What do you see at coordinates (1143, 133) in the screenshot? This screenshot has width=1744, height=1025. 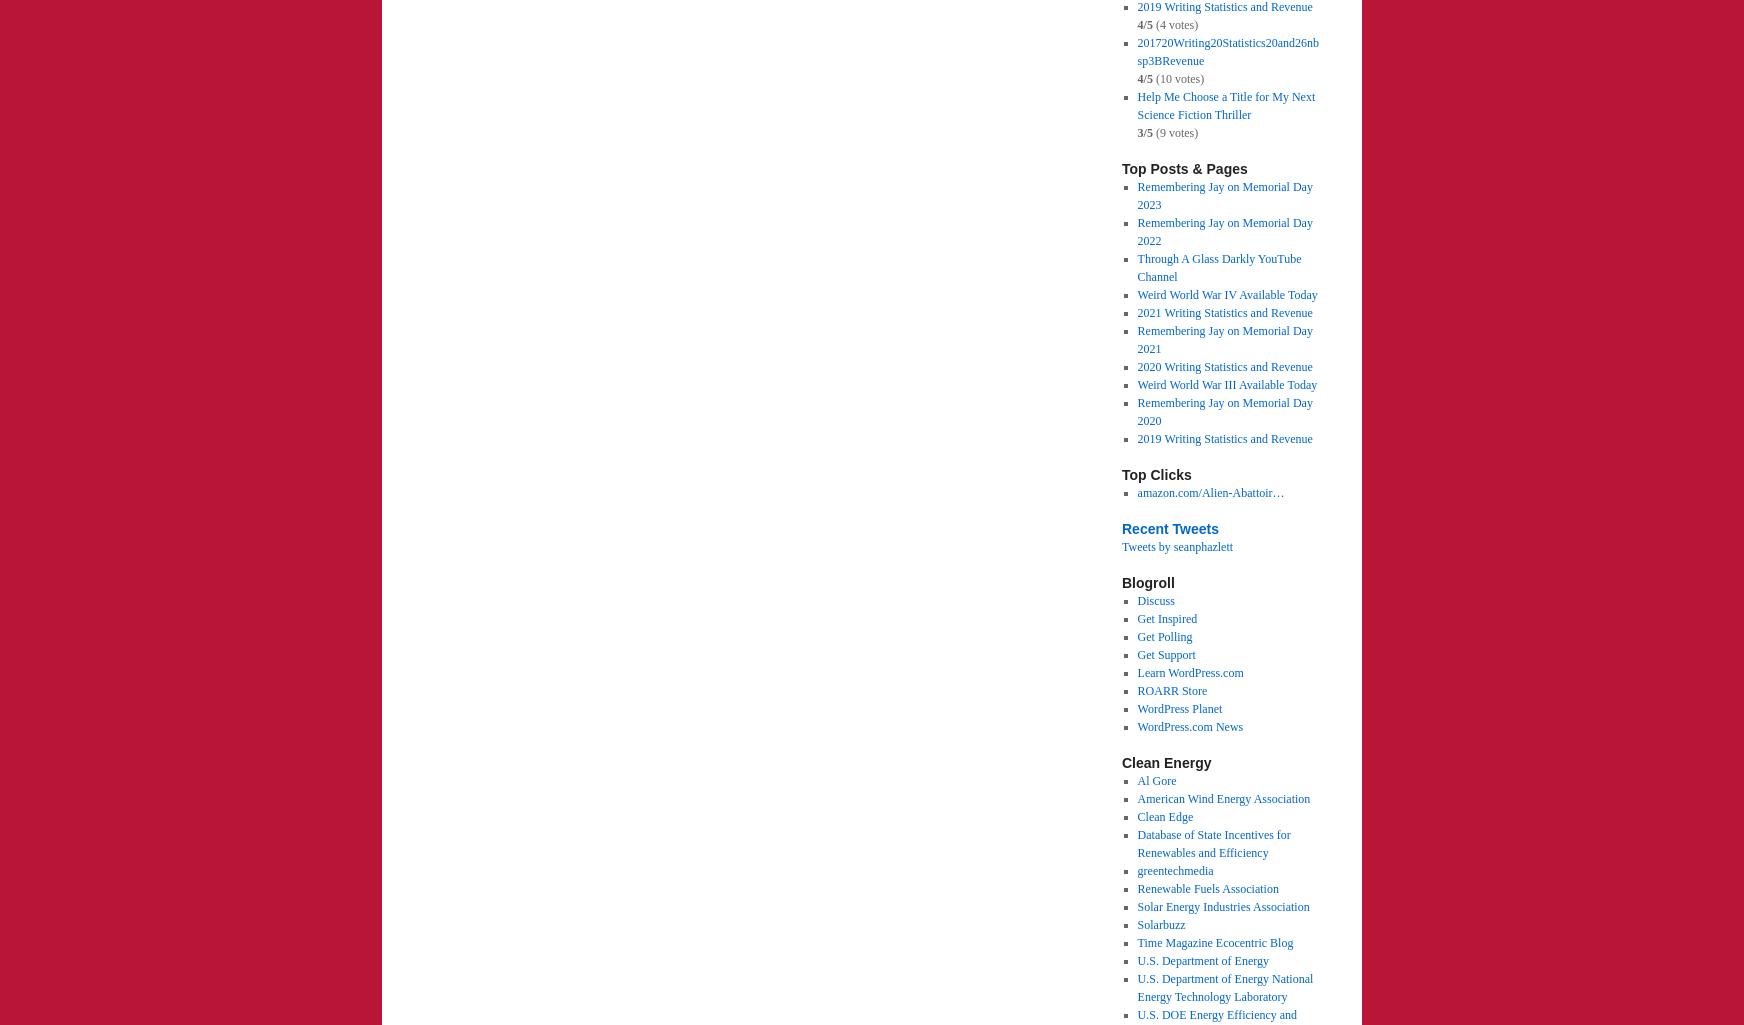 I see `'3/5'` at bounding box center [1143, 133].